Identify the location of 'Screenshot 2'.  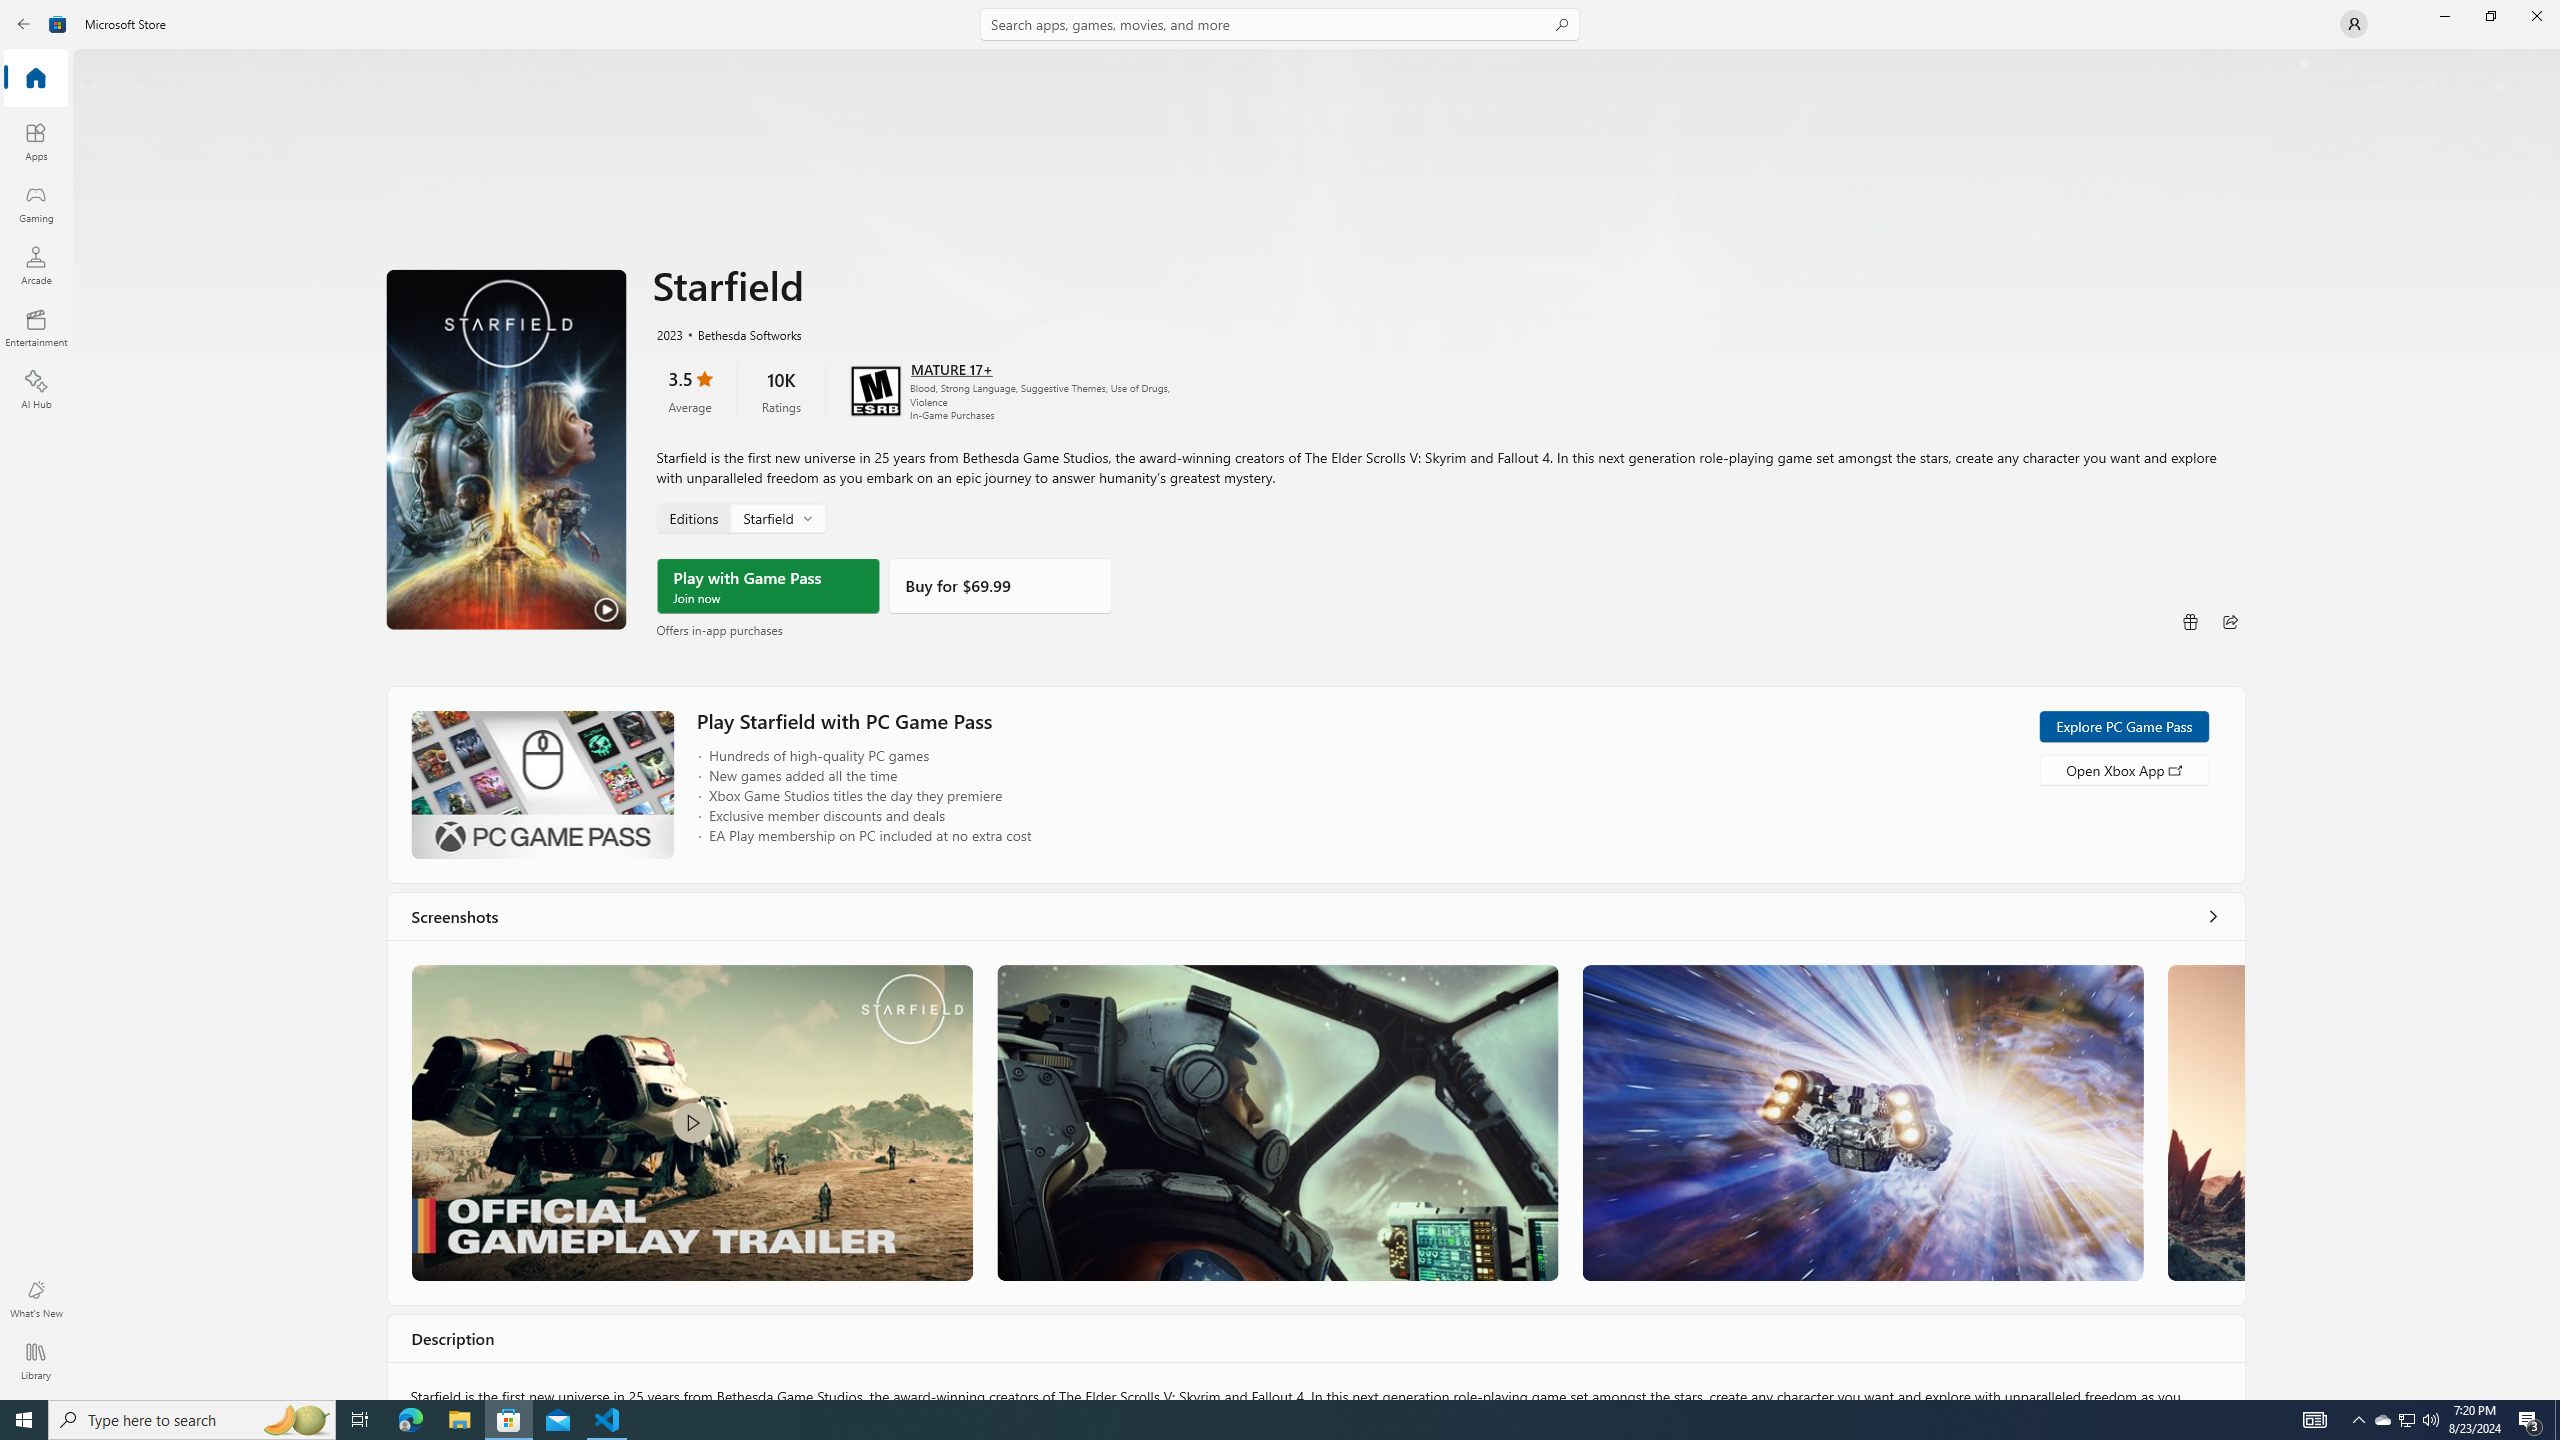
(1275, 1122).